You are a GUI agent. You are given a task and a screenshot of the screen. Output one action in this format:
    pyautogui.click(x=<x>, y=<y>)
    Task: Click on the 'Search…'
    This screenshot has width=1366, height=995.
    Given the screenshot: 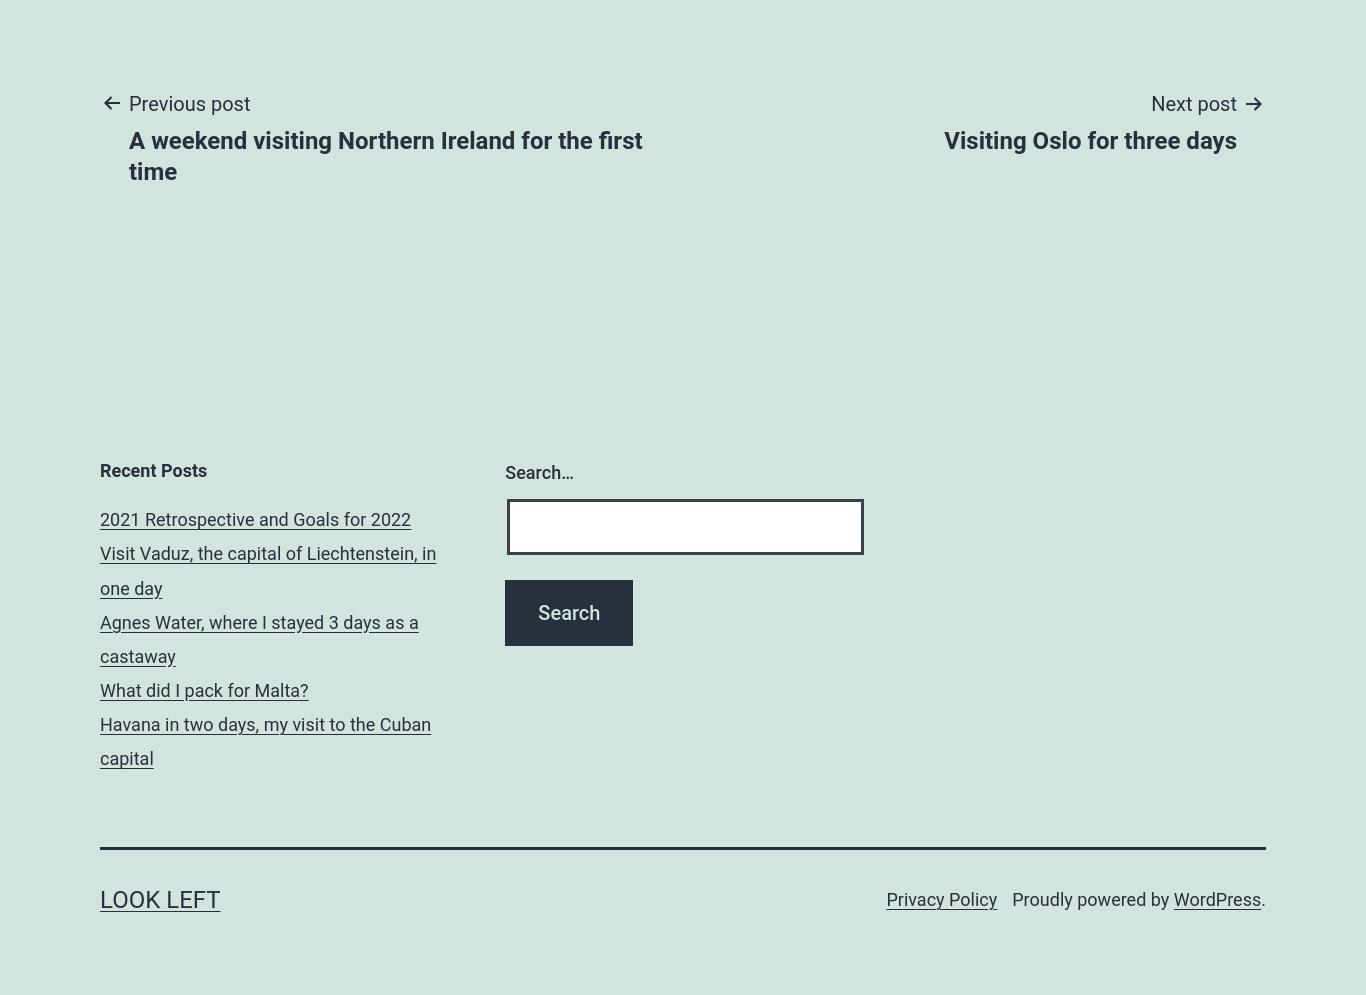 What is the action you would take?
    pyautogui.click(x=539, y=471)
    